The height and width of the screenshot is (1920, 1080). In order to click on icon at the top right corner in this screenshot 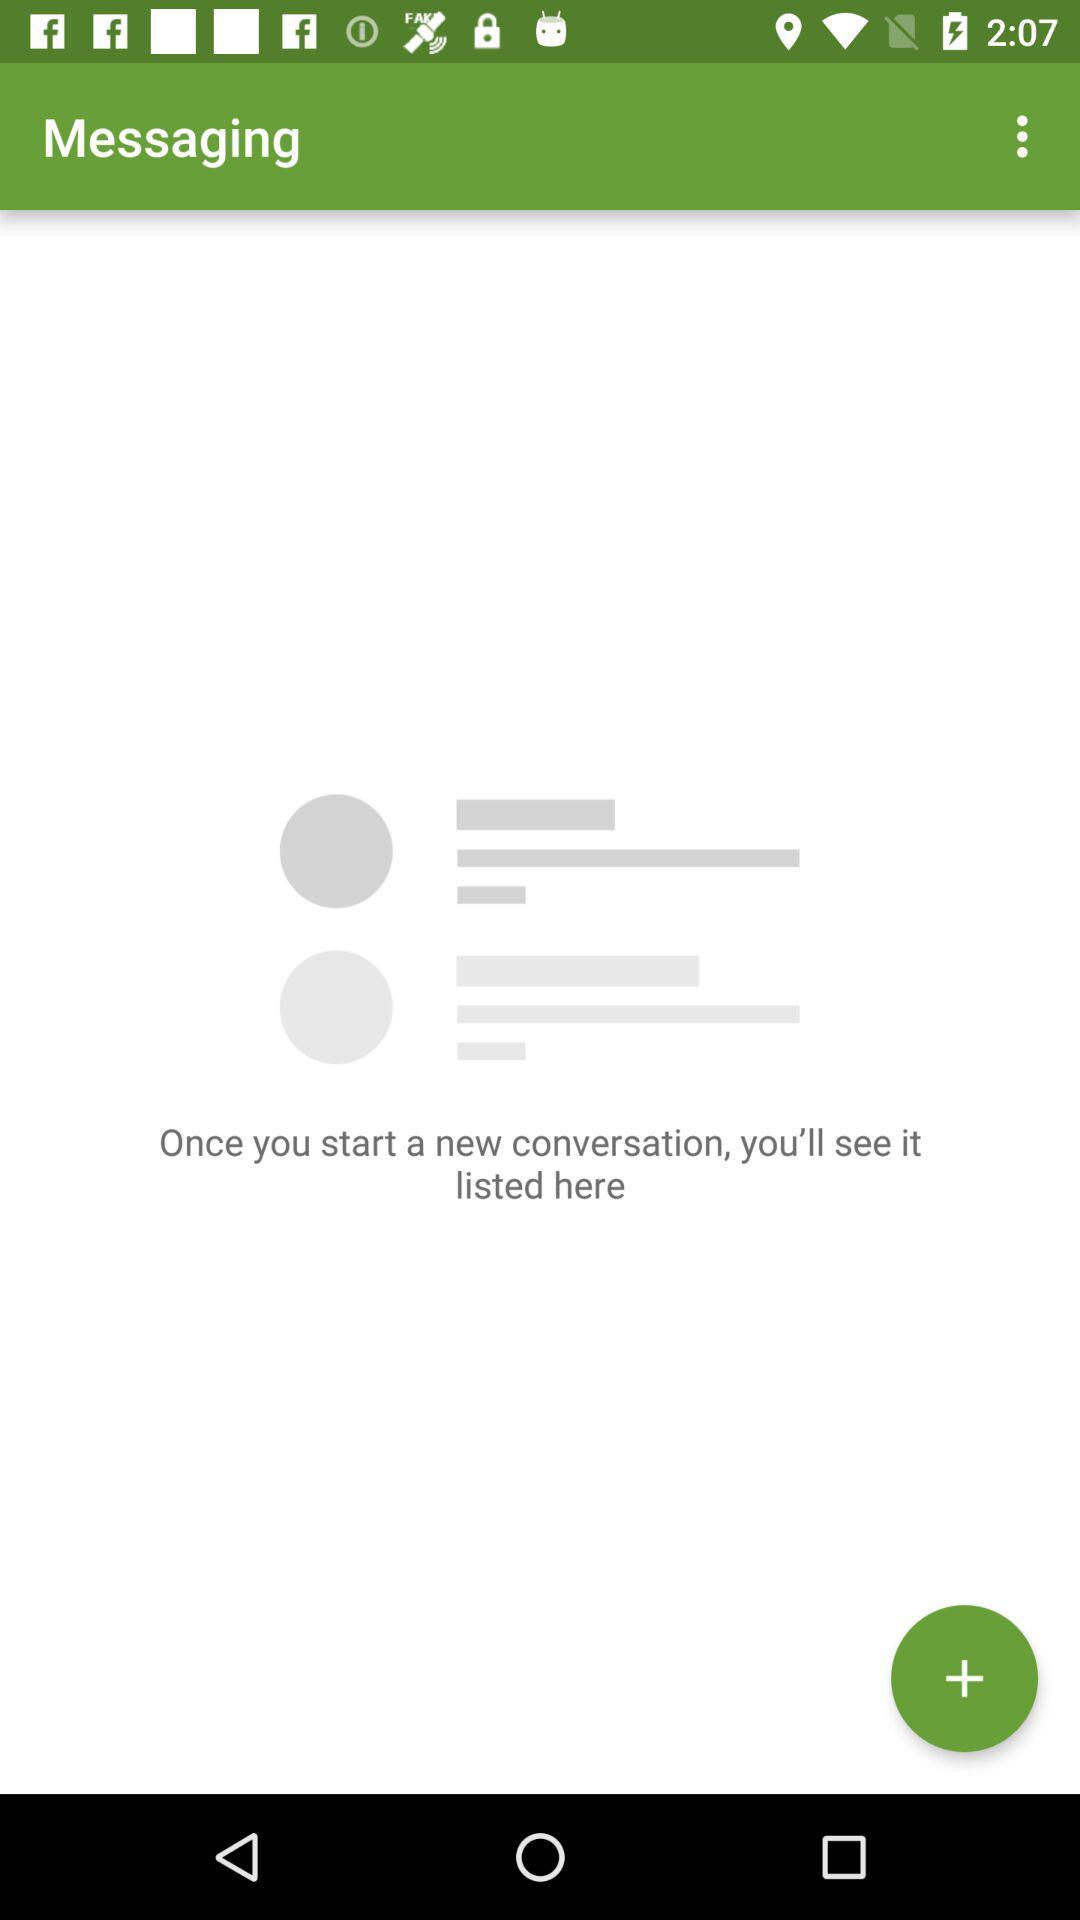, I will do `click(1027, 135)`.